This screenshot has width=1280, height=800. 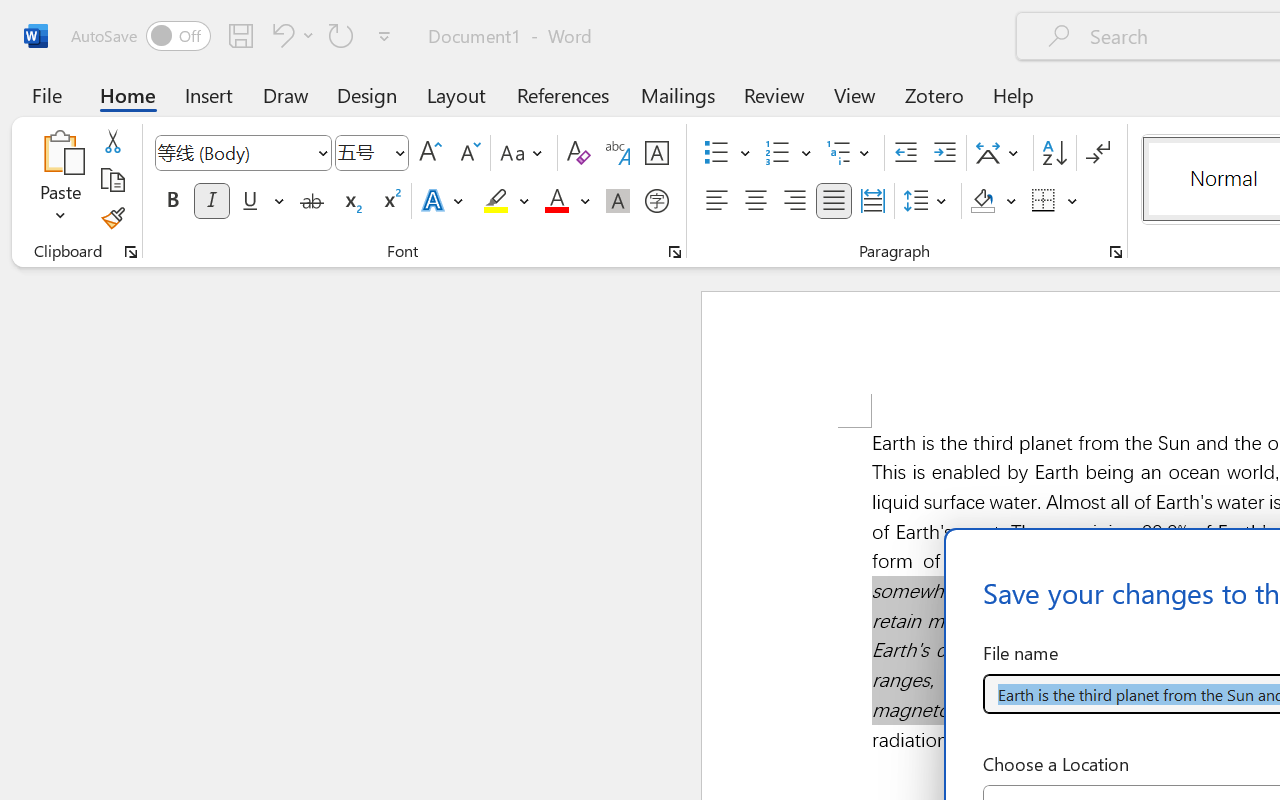 What do you see at coordinates (617, 153) in the screenshot?
I see `'Phonetic Guide...'` at bounding box center [617, 153].